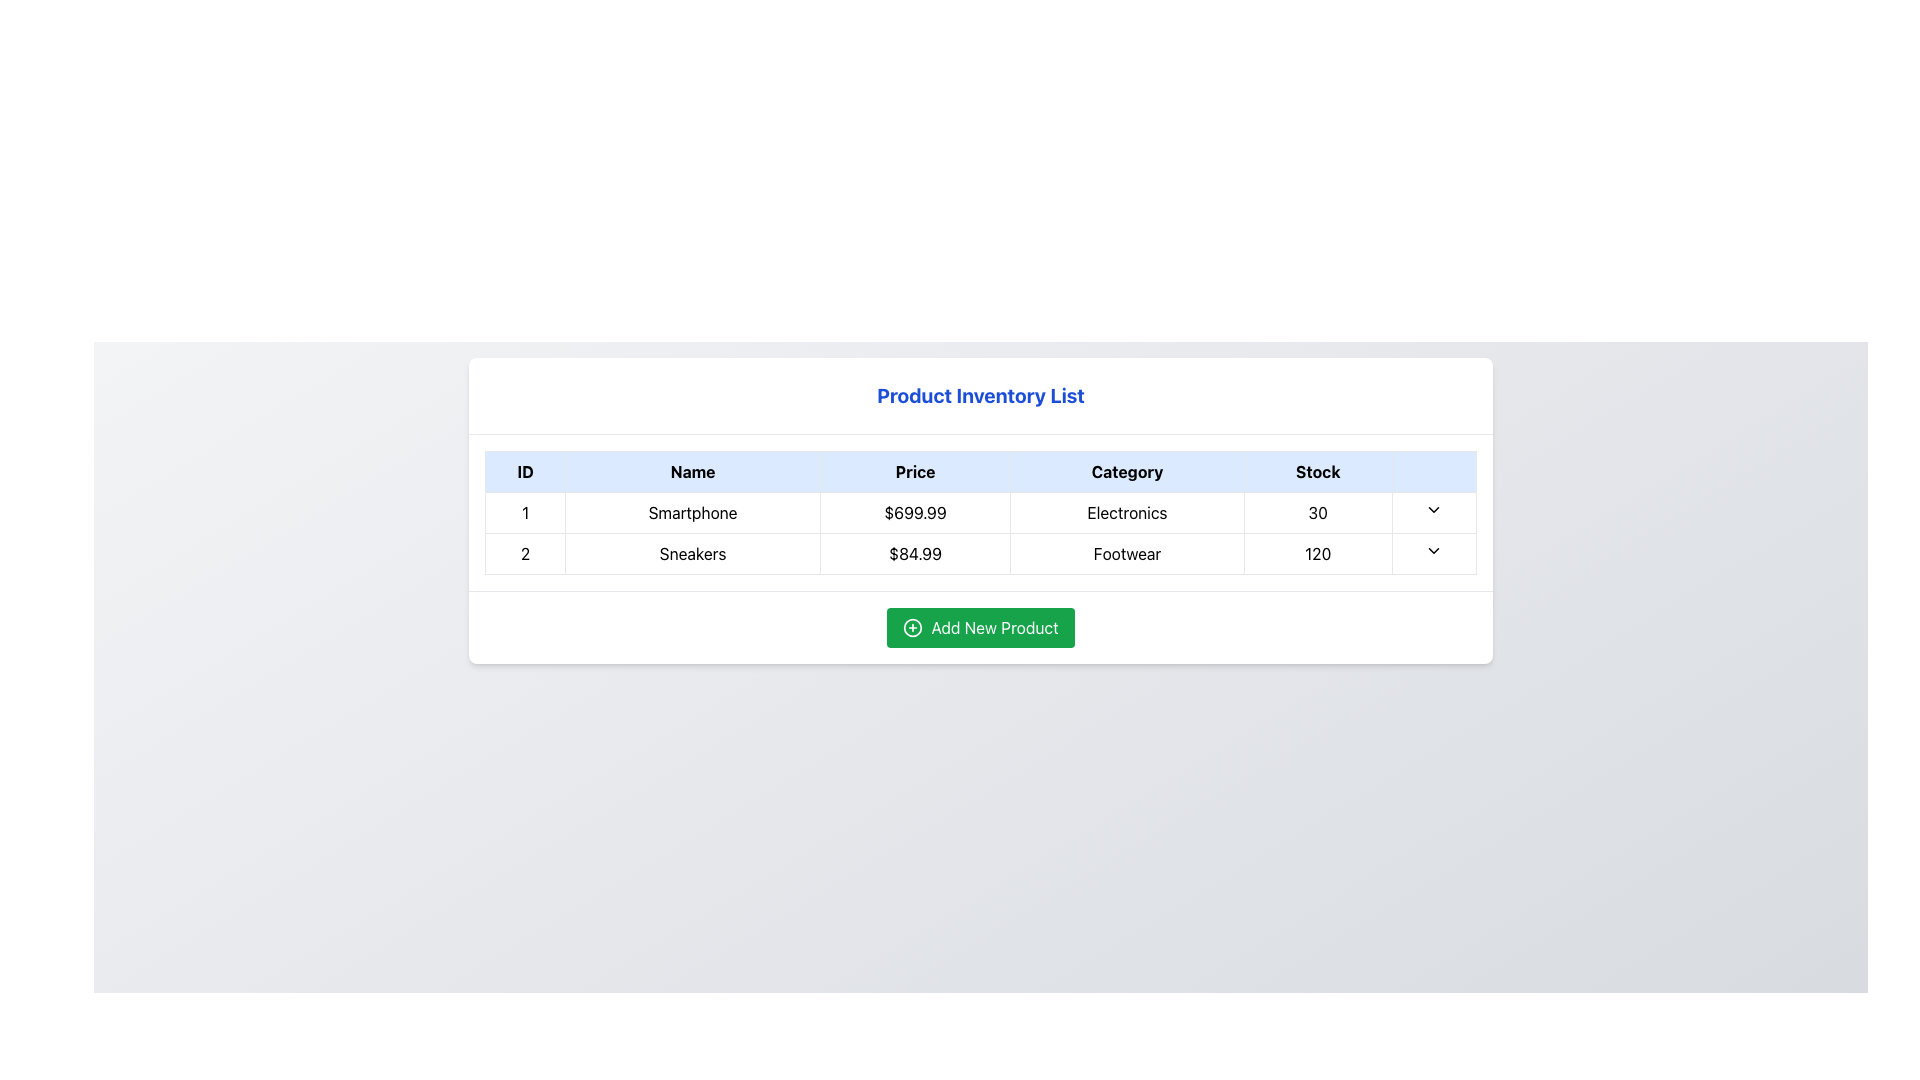  I want to click on the non-interactive text label displaying the product category in the table row, which is the fourth element under the 'Category' header, so click(1127, 554).